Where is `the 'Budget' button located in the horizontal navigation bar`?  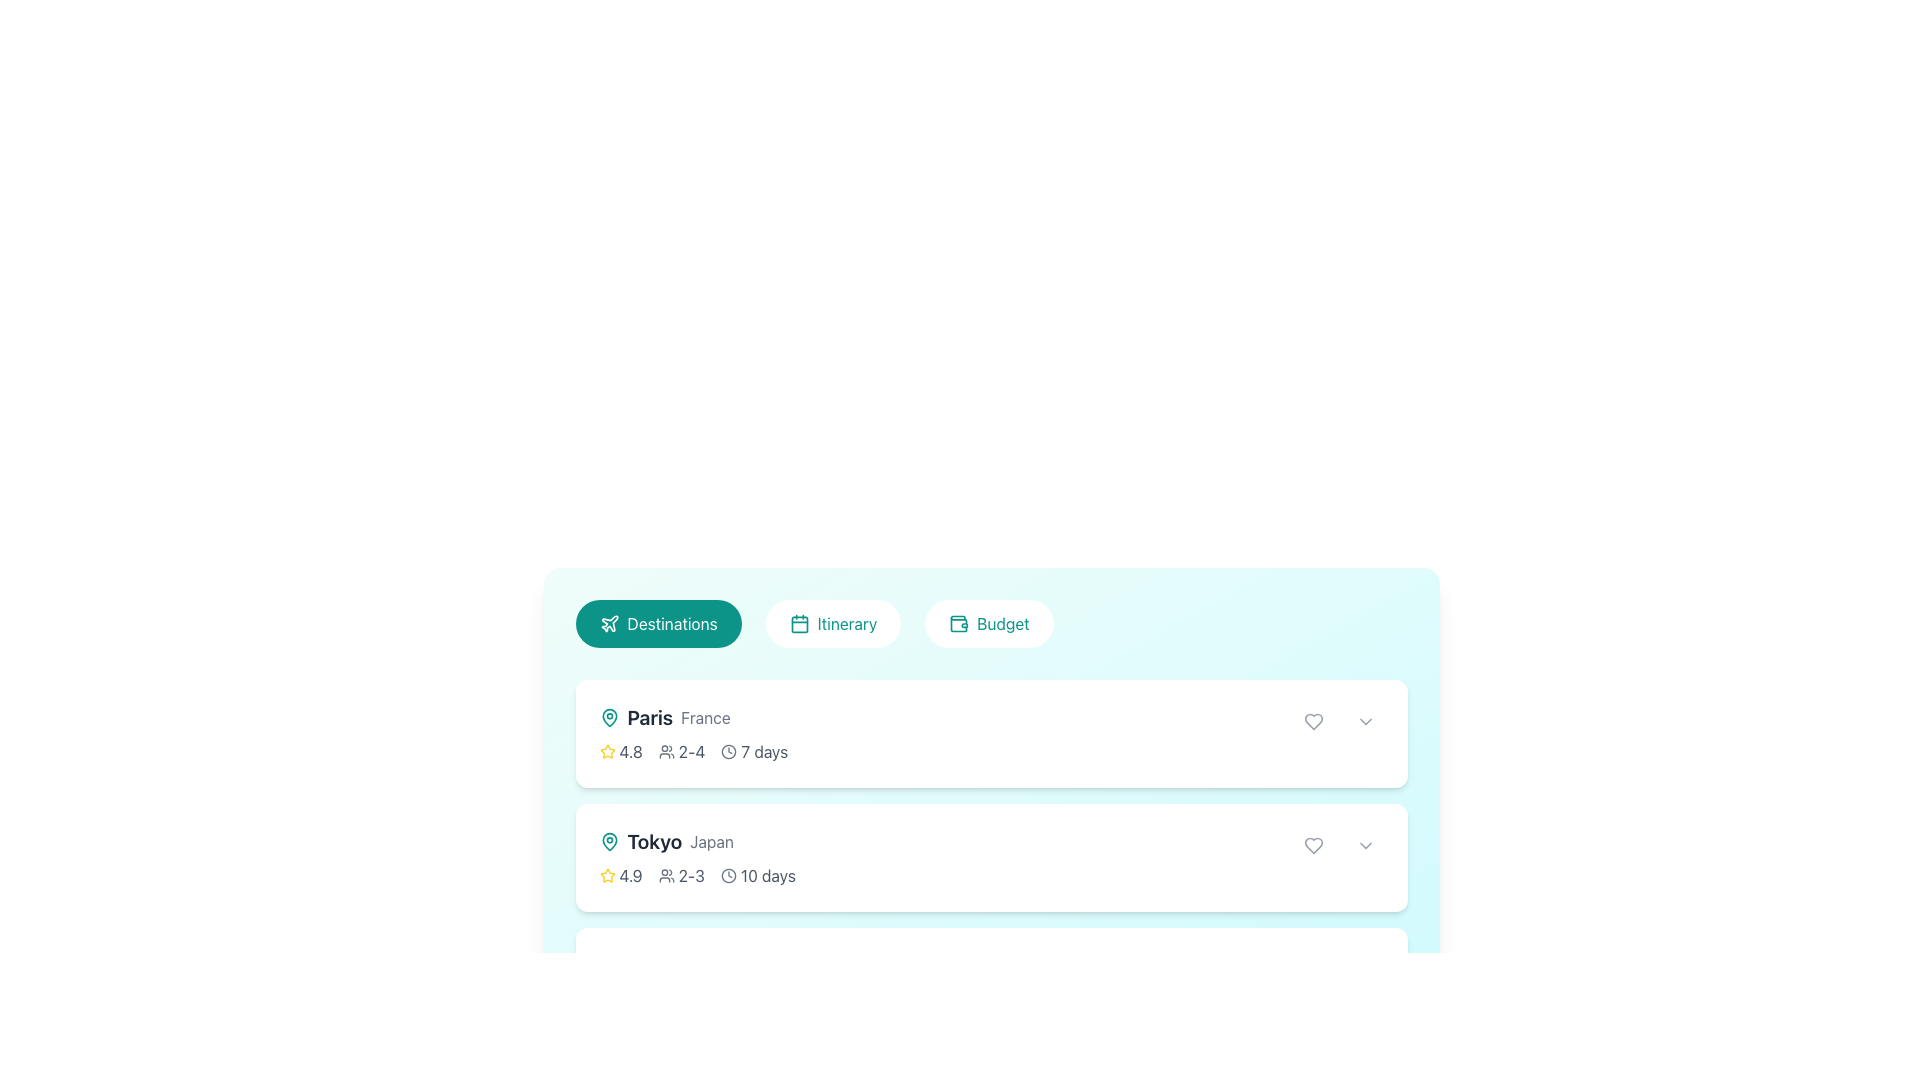
the 'Budget' button located in the horizontal navigation bar is located at coordinates (989, 623).